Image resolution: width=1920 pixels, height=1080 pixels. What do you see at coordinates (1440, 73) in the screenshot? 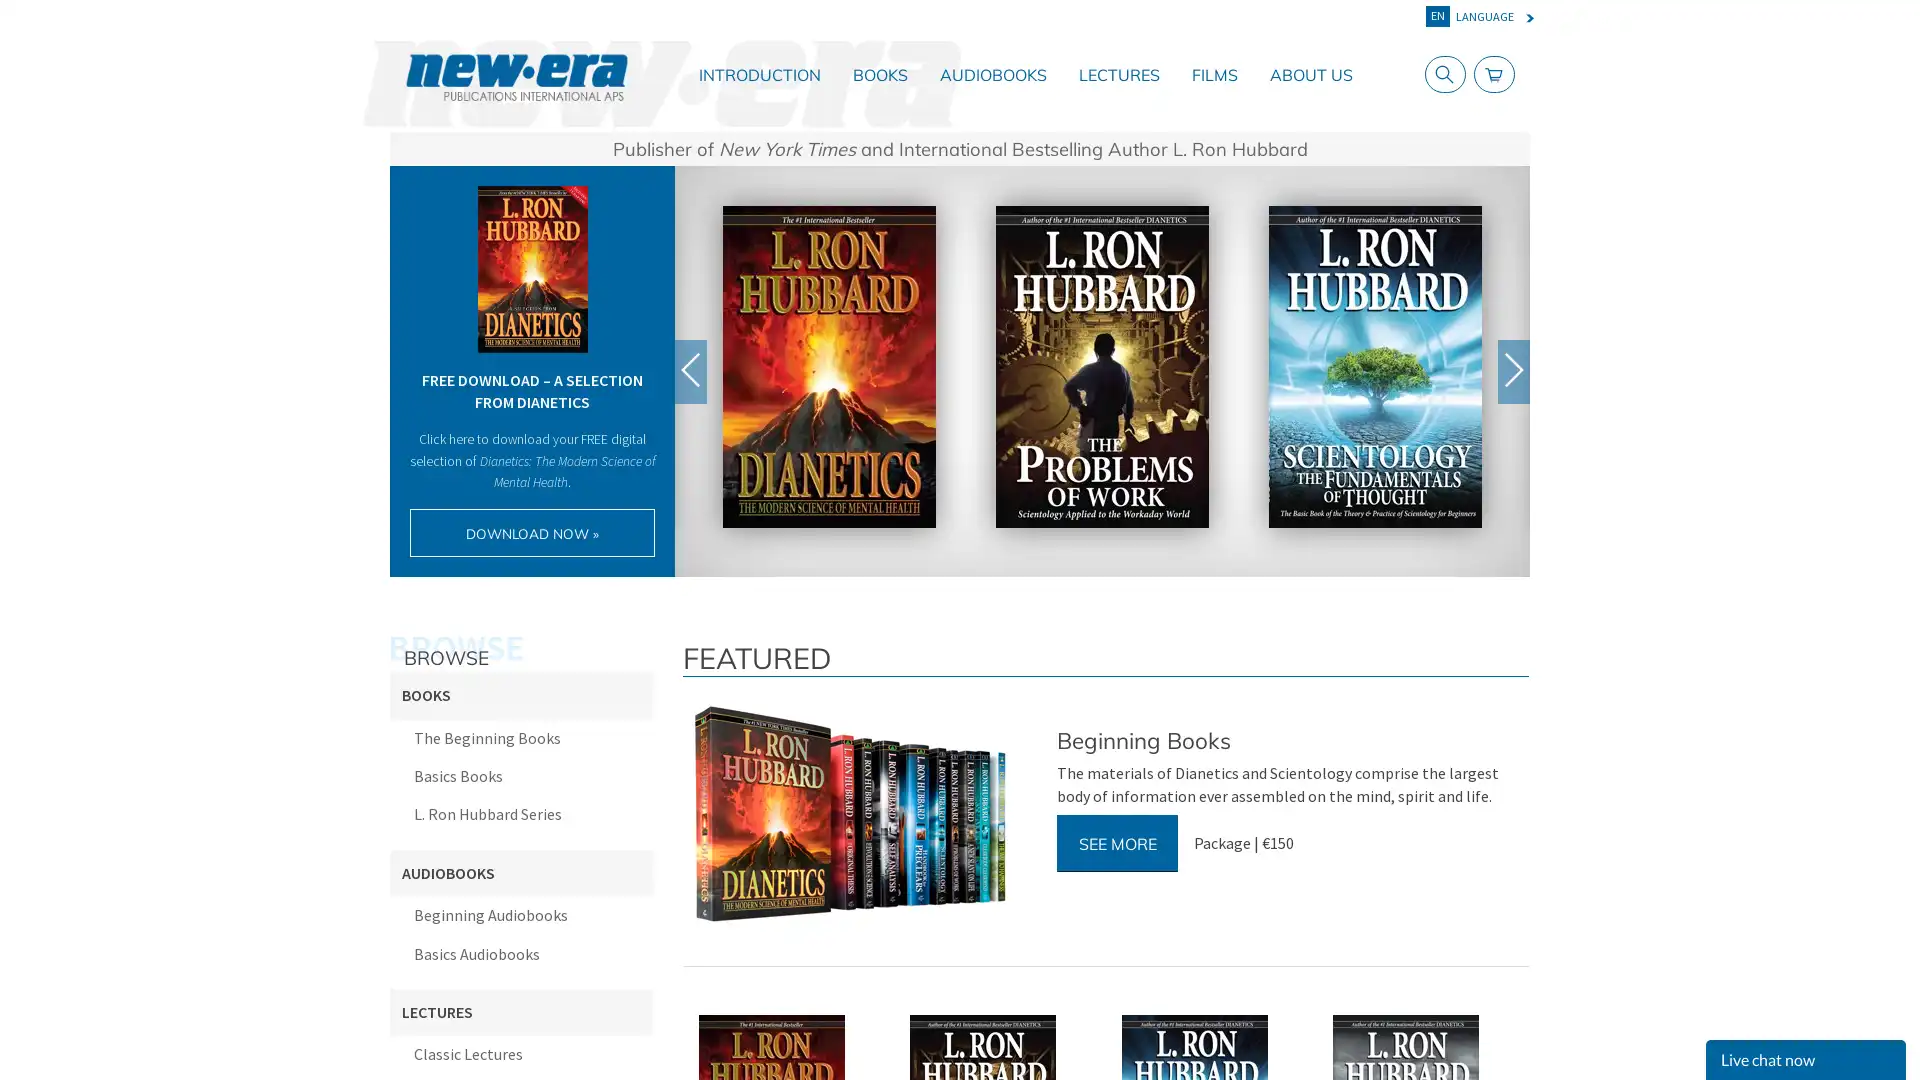
I see `Search W` at bounding box center [1440, 73].